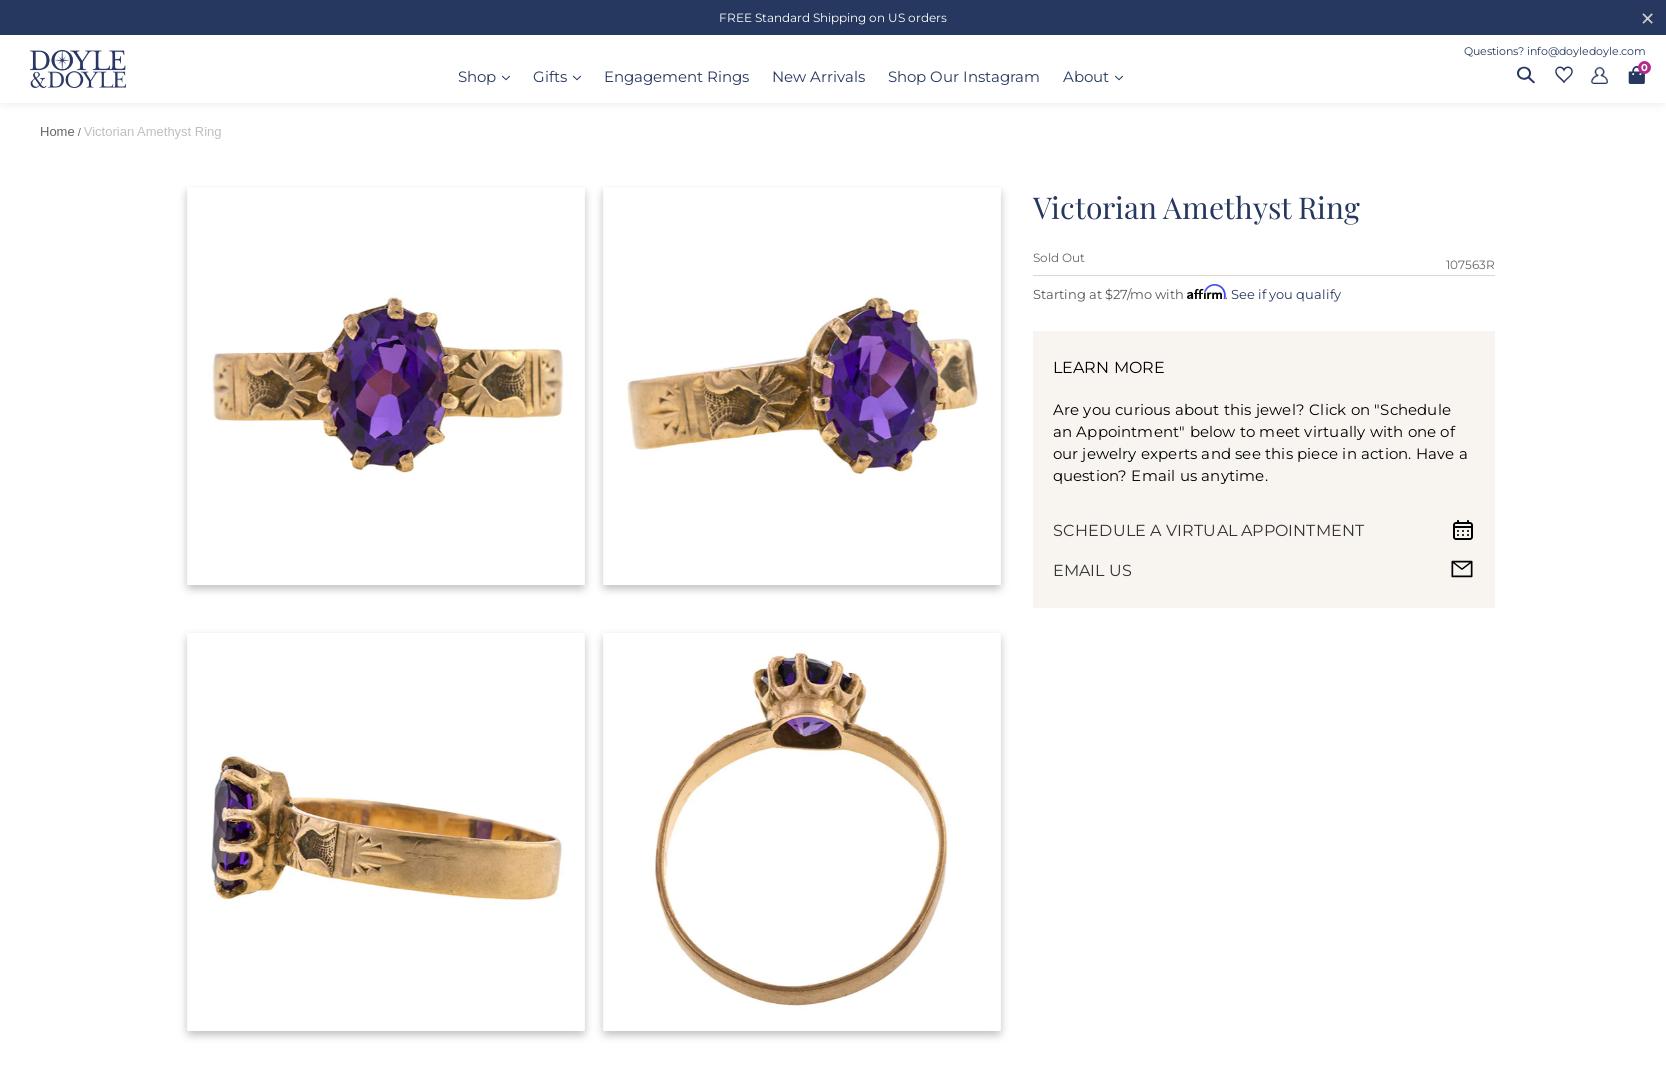 The image size is (1666, 1079). I want to click on 'Home', so click(39, 130).